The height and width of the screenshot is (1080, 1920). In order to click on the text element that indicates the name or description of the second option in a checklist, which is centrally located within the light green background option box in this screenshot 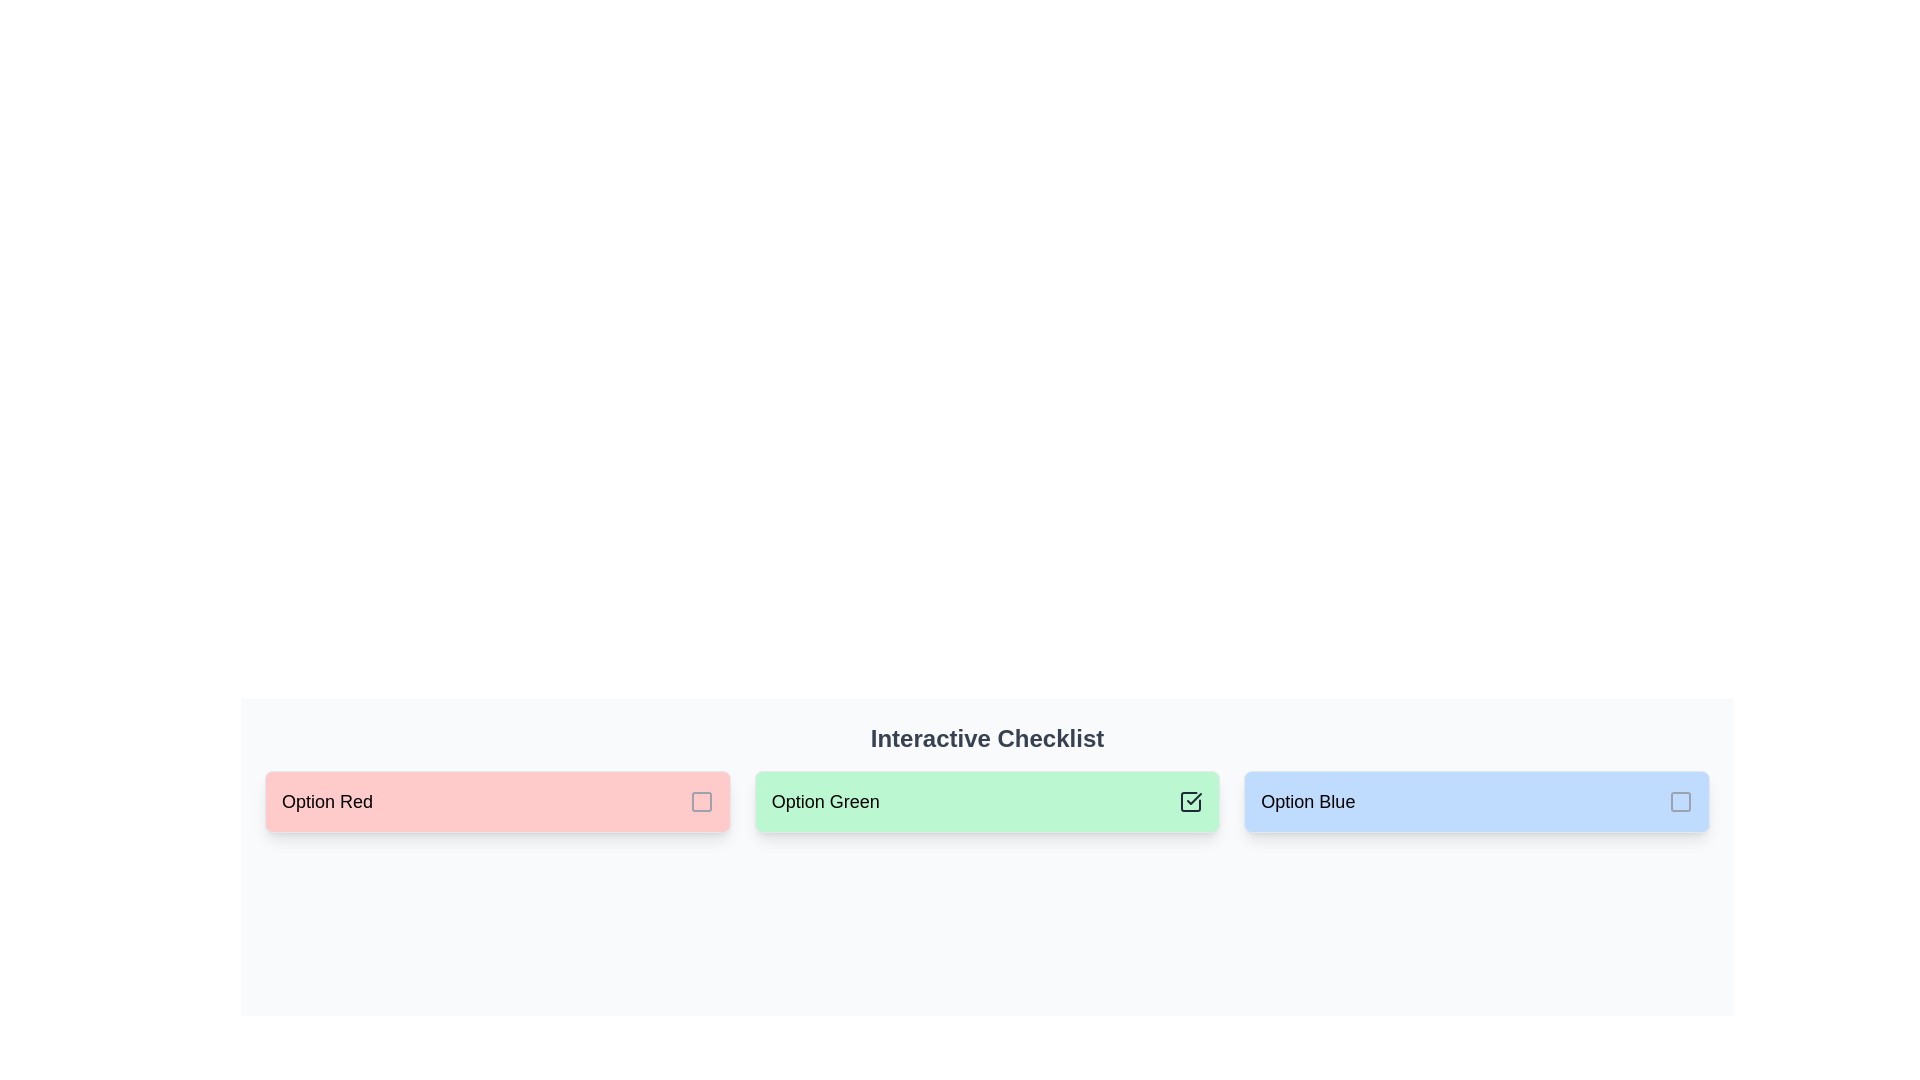, I will do `click(825, 801)`.